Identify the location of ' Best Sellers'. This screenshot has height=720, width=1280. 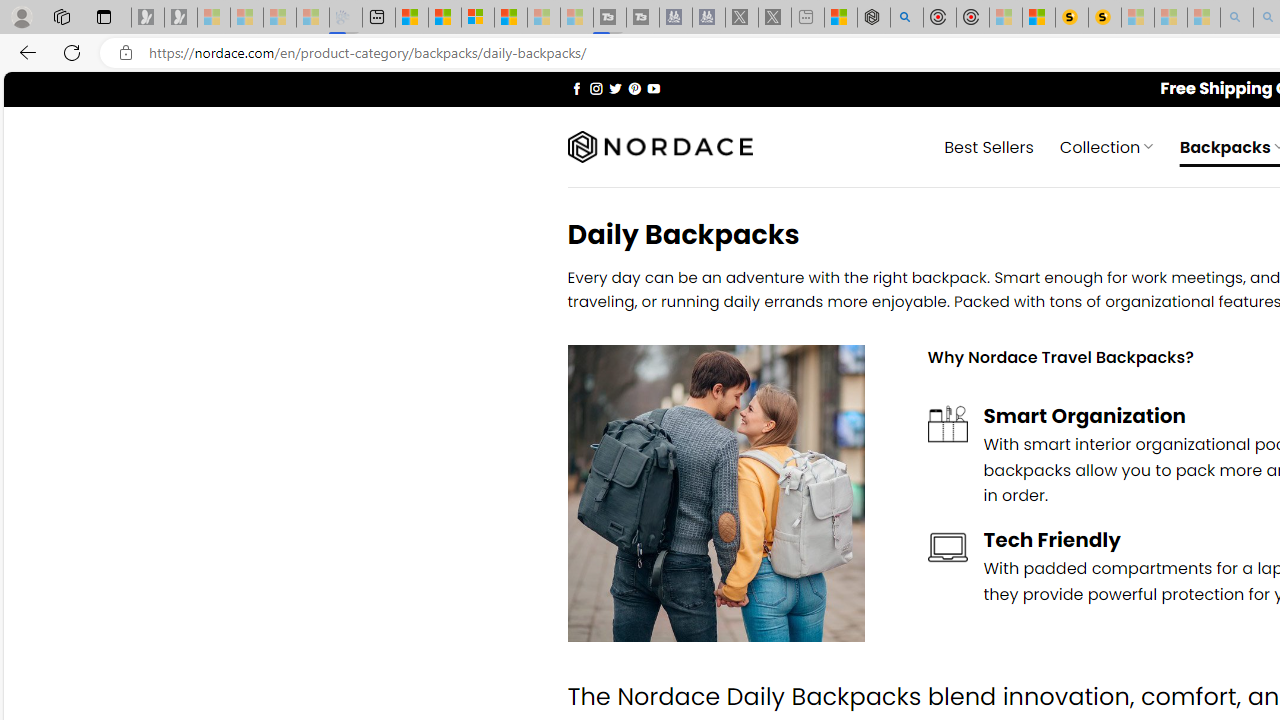
(989, 145).